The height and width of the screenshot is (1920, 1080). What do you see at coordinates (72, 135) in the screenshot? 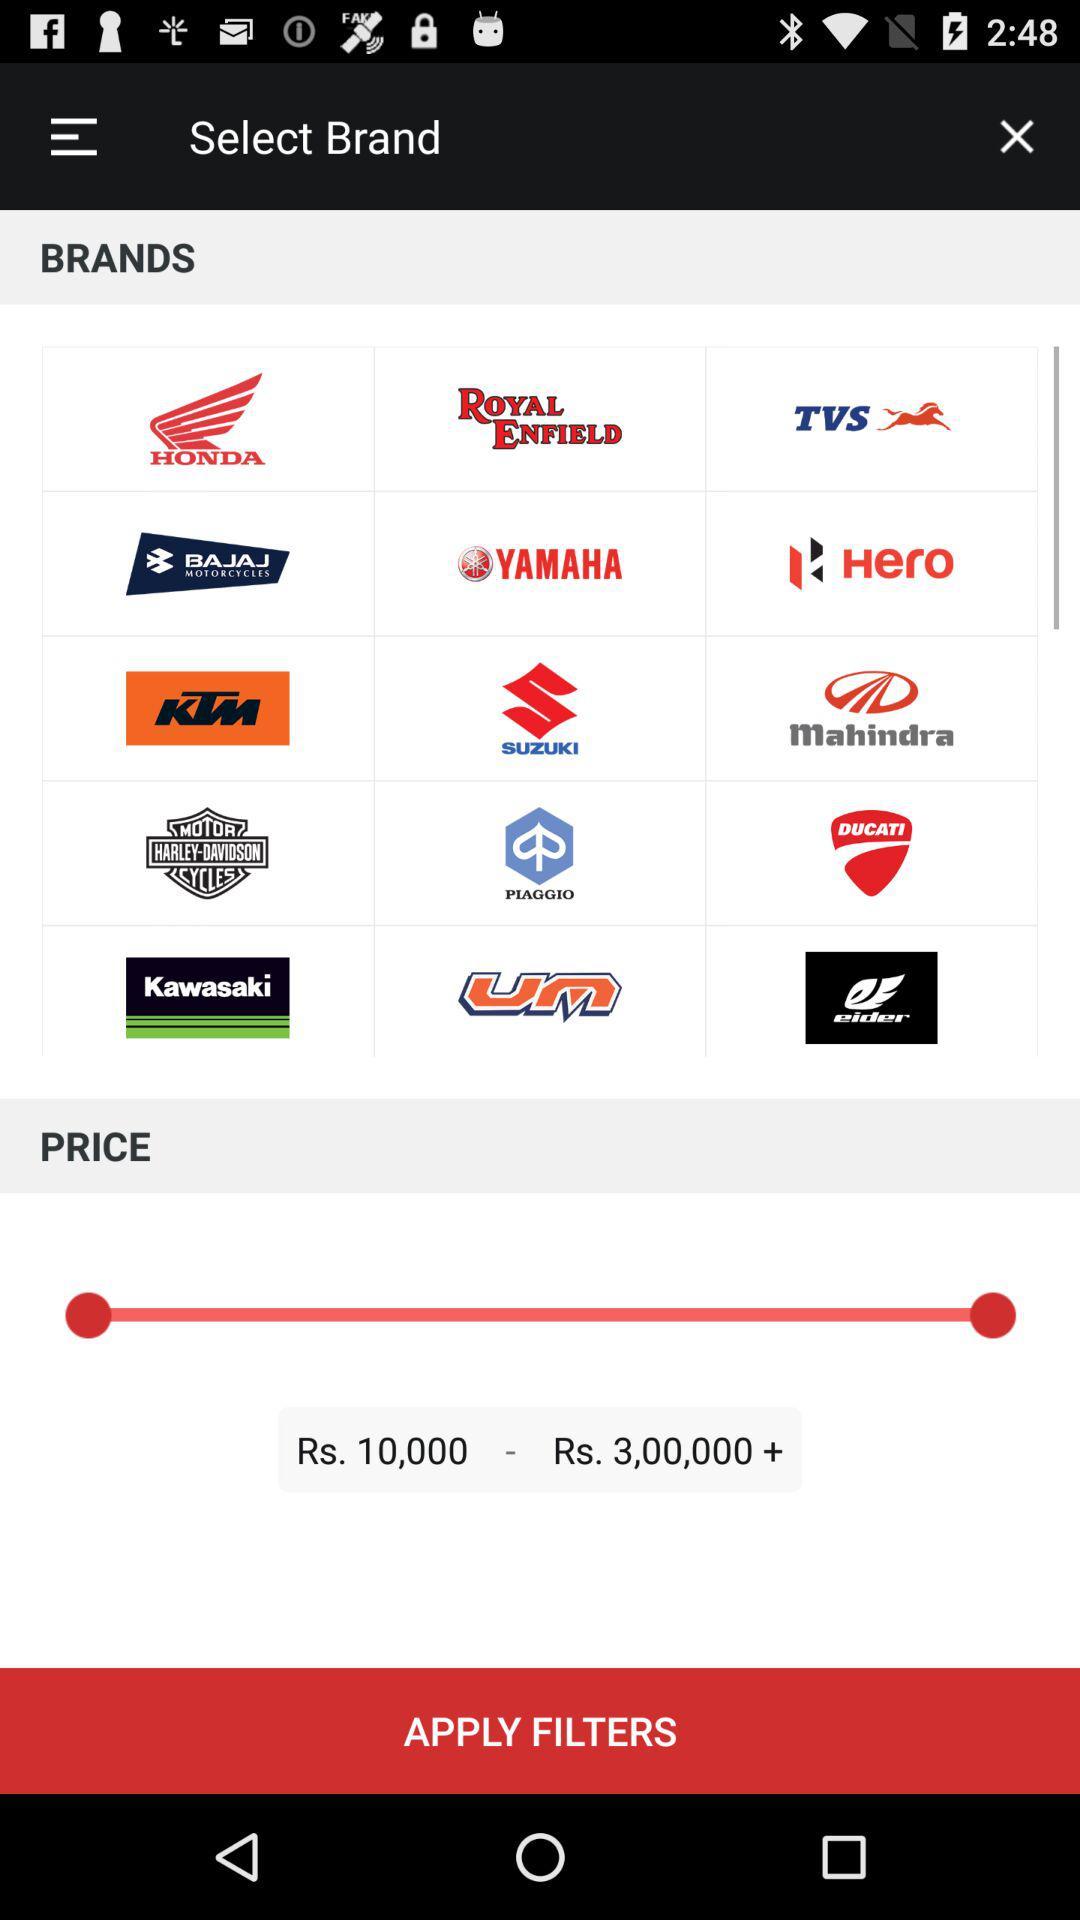
I see `the item above brands item` at bounding box center [72, 135].